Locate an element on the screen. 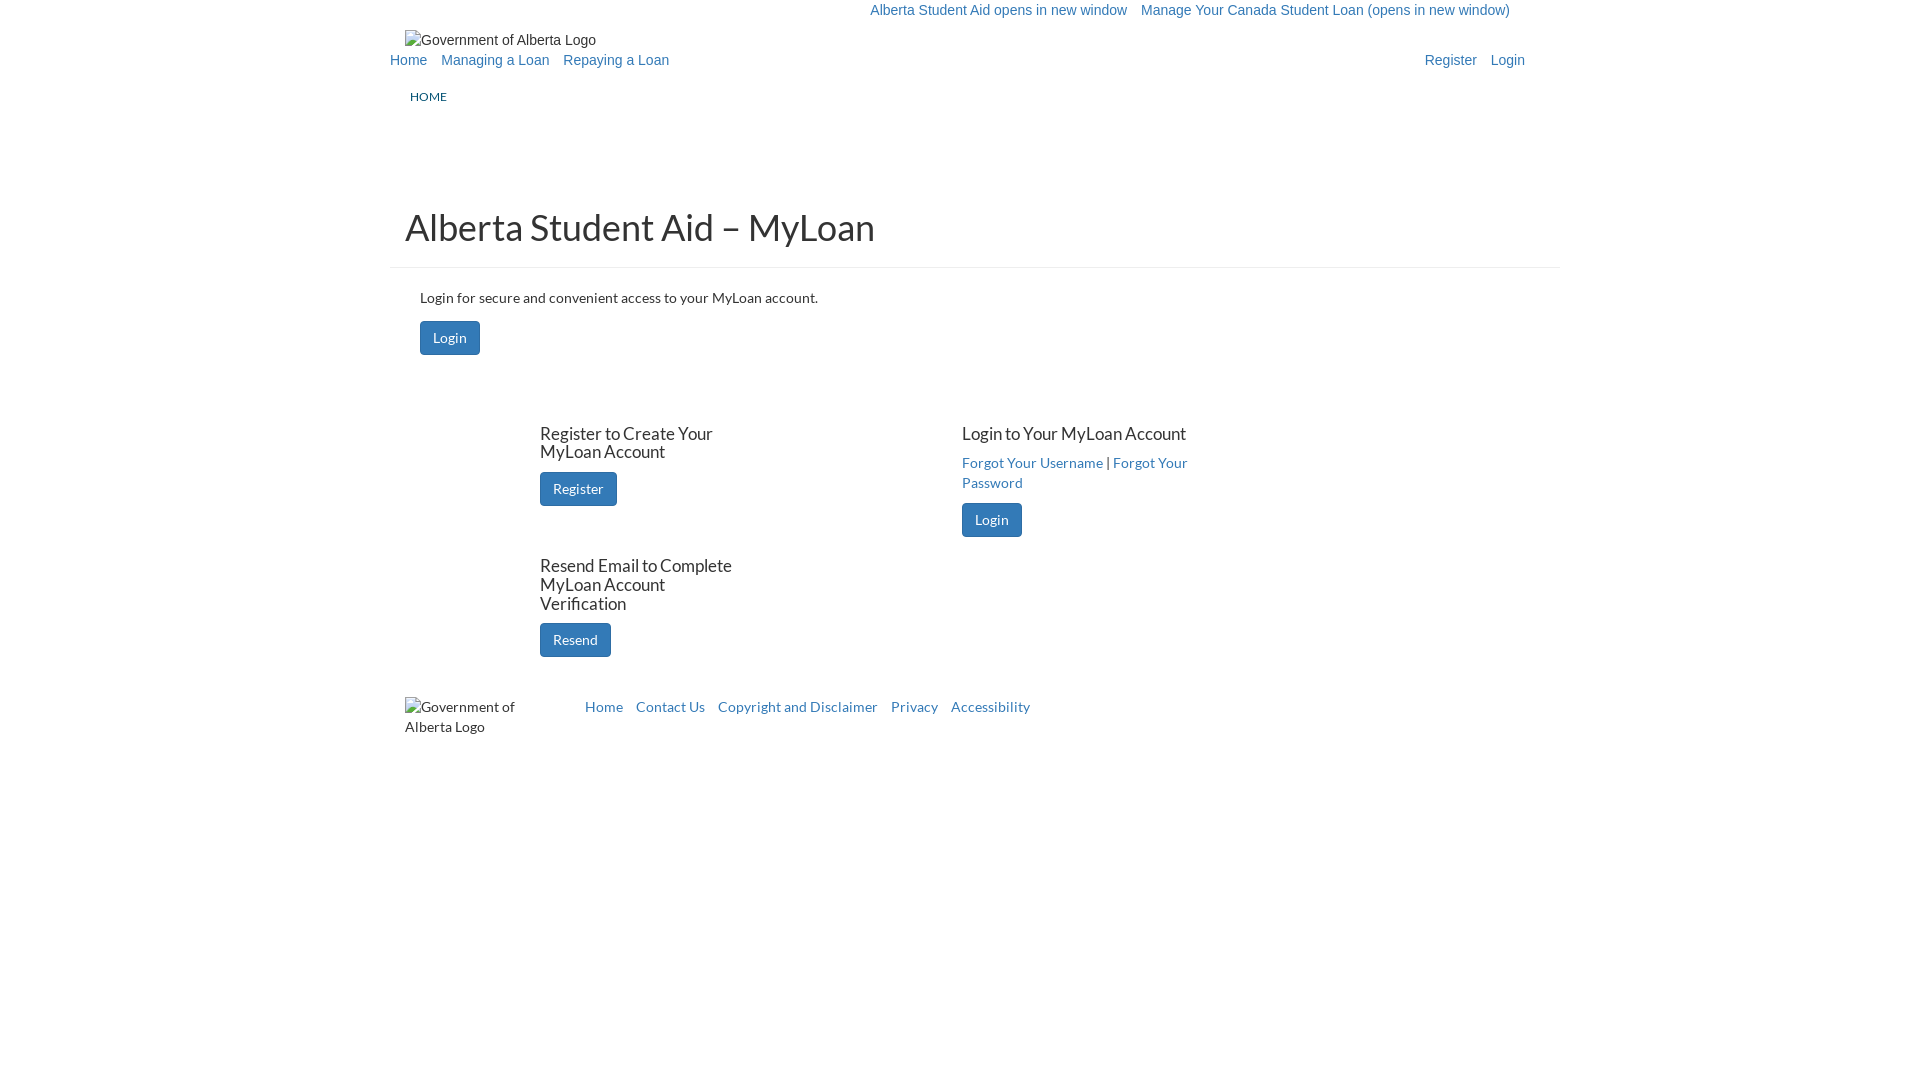  'Repaying a Loan' is located at coordinates (614, 59).